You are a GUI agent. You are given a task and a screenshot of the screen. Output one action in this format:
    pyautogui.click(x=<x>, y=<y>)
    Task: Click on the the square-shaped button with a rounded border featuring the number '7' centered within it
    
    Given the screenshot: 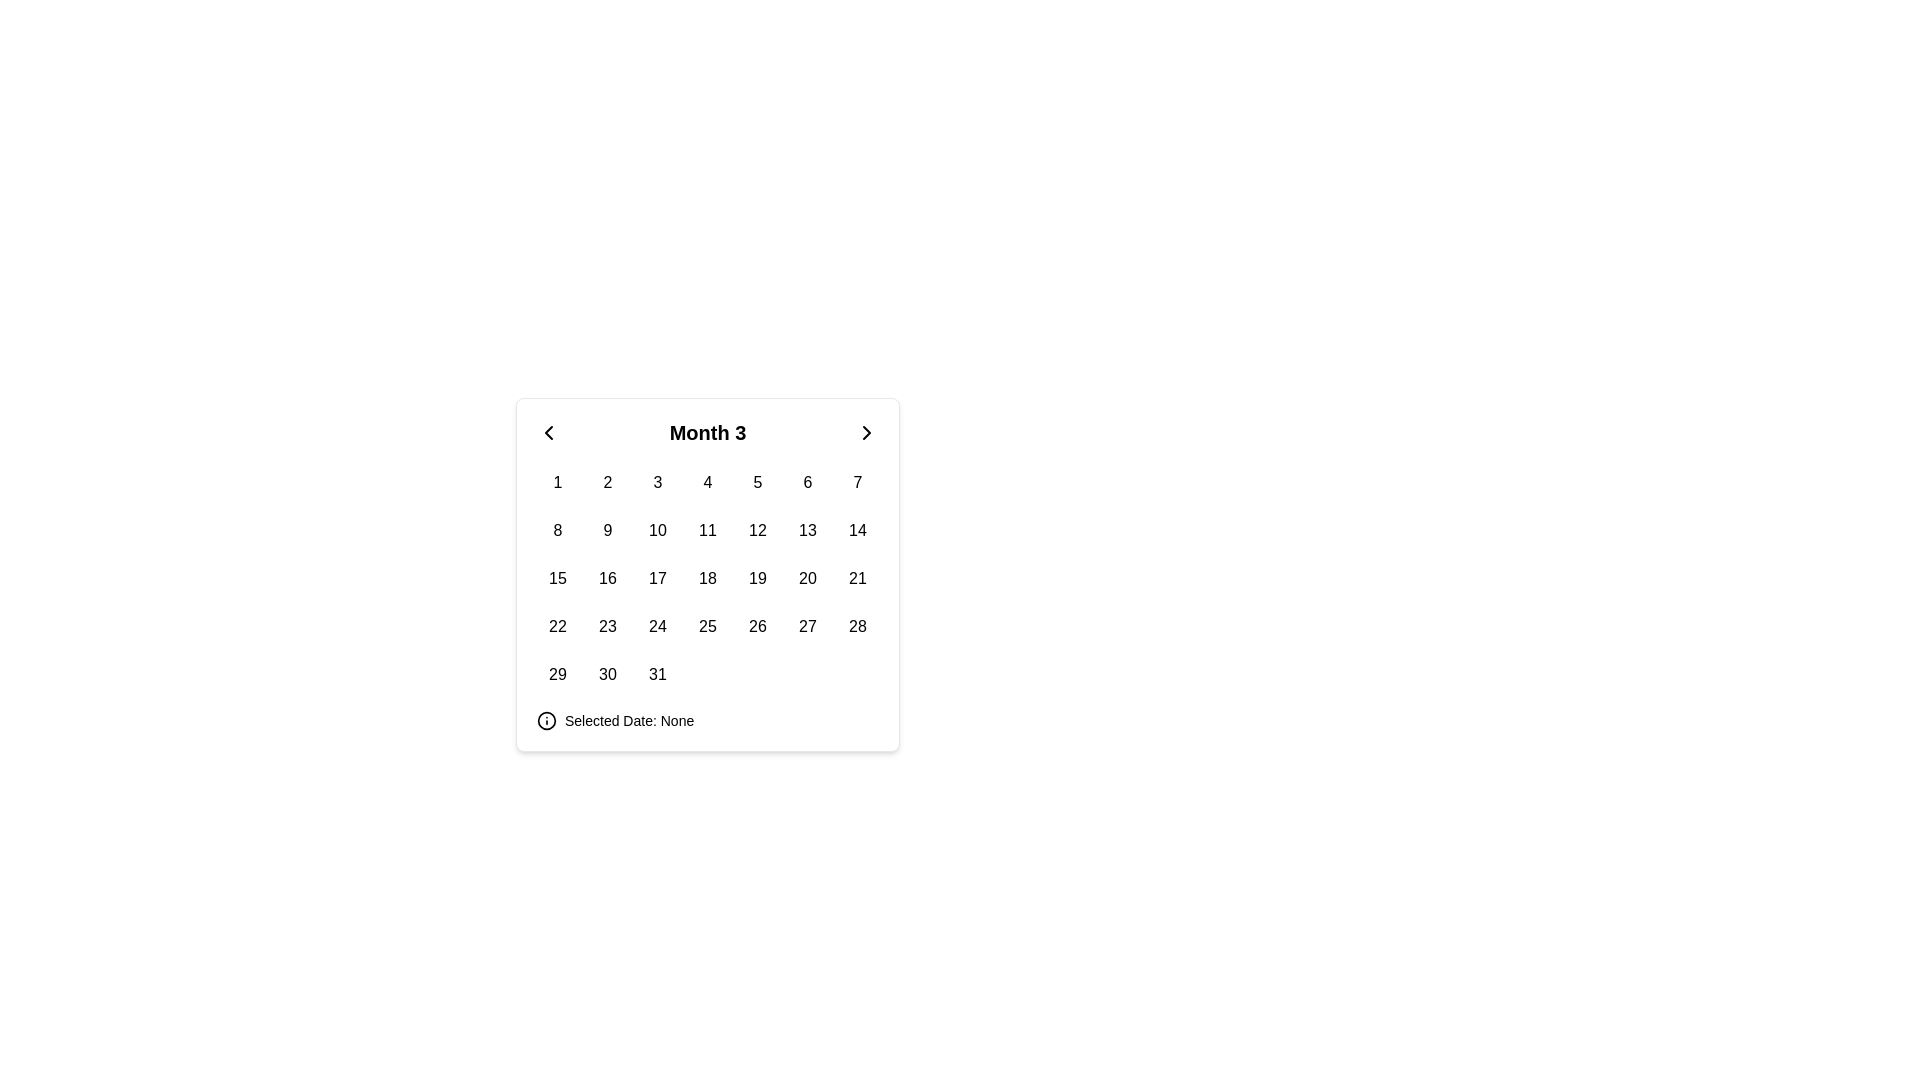 What is the action you would take?
    pyautogui.click(x=858, y=482)
    